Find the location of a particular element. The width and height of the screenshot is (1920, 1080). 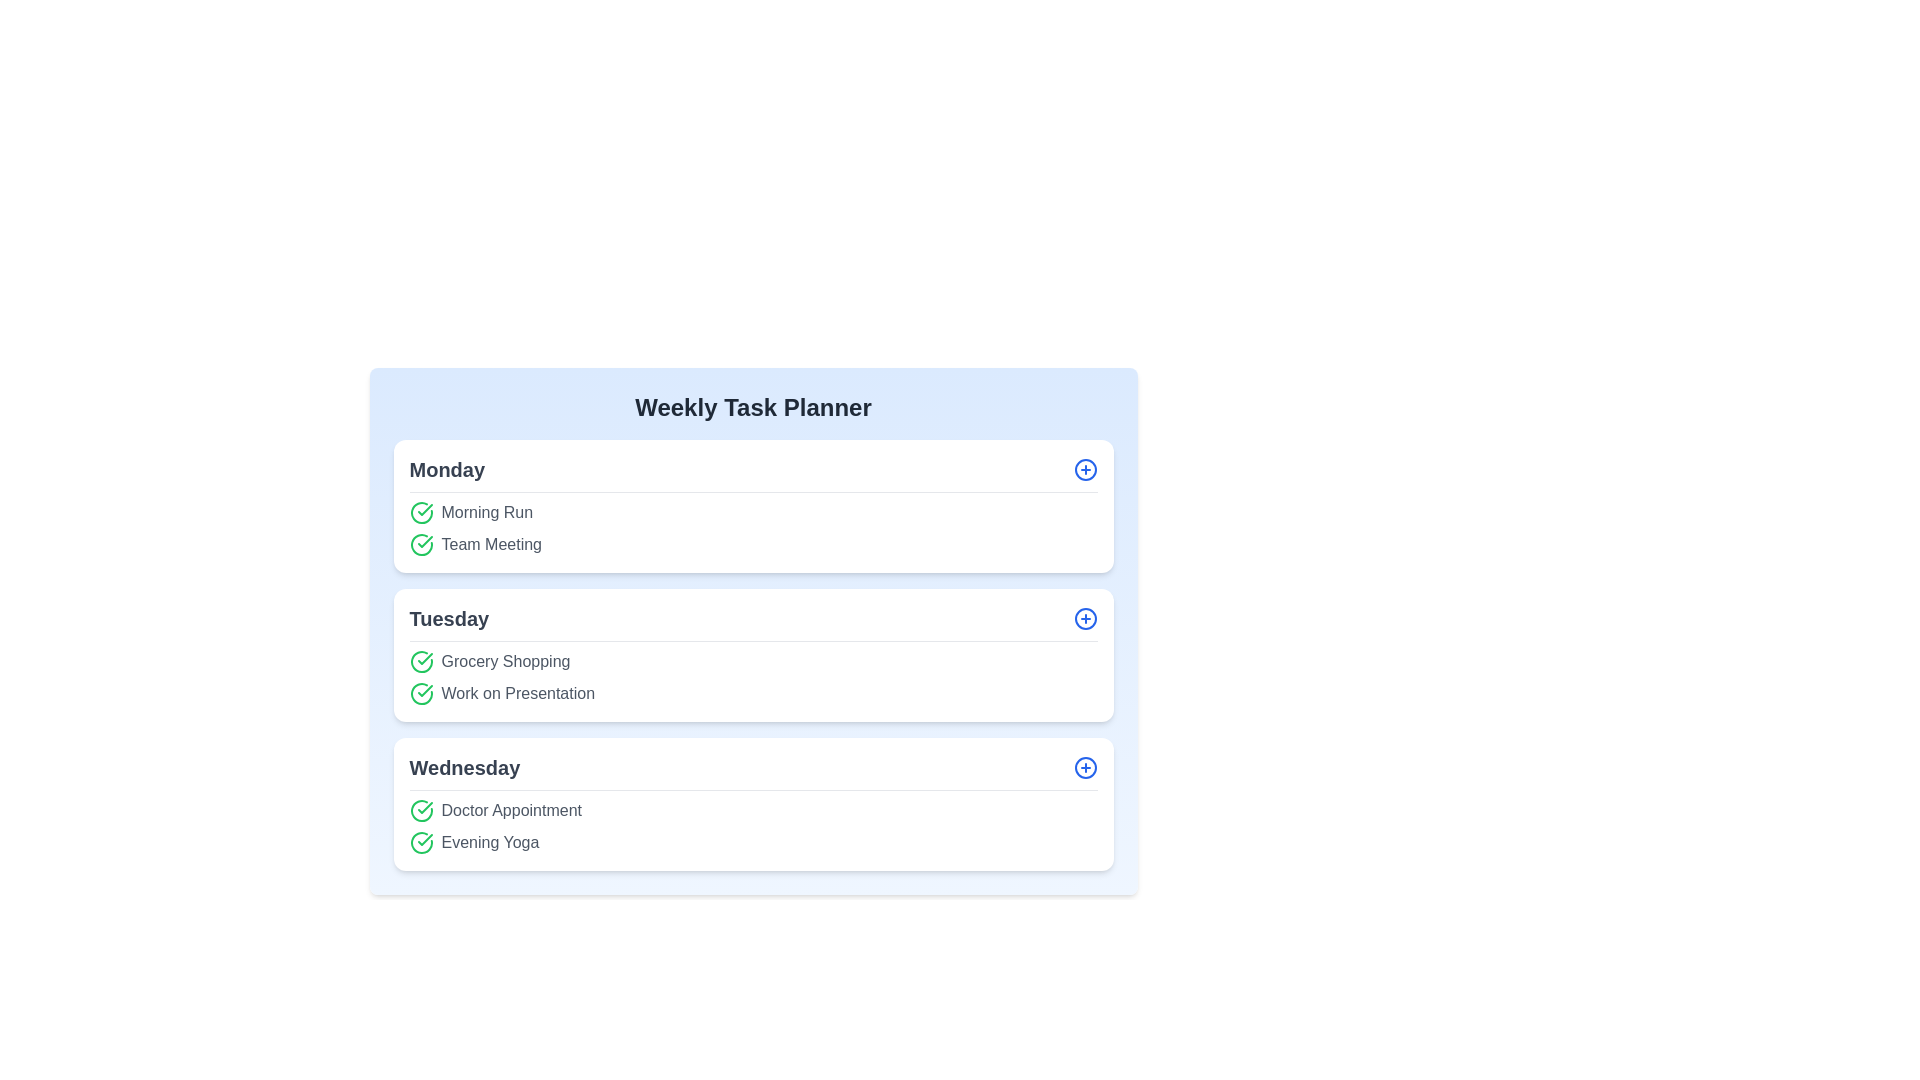

the 'Add Task' button for Monday is located at coordinates (1084, 470).